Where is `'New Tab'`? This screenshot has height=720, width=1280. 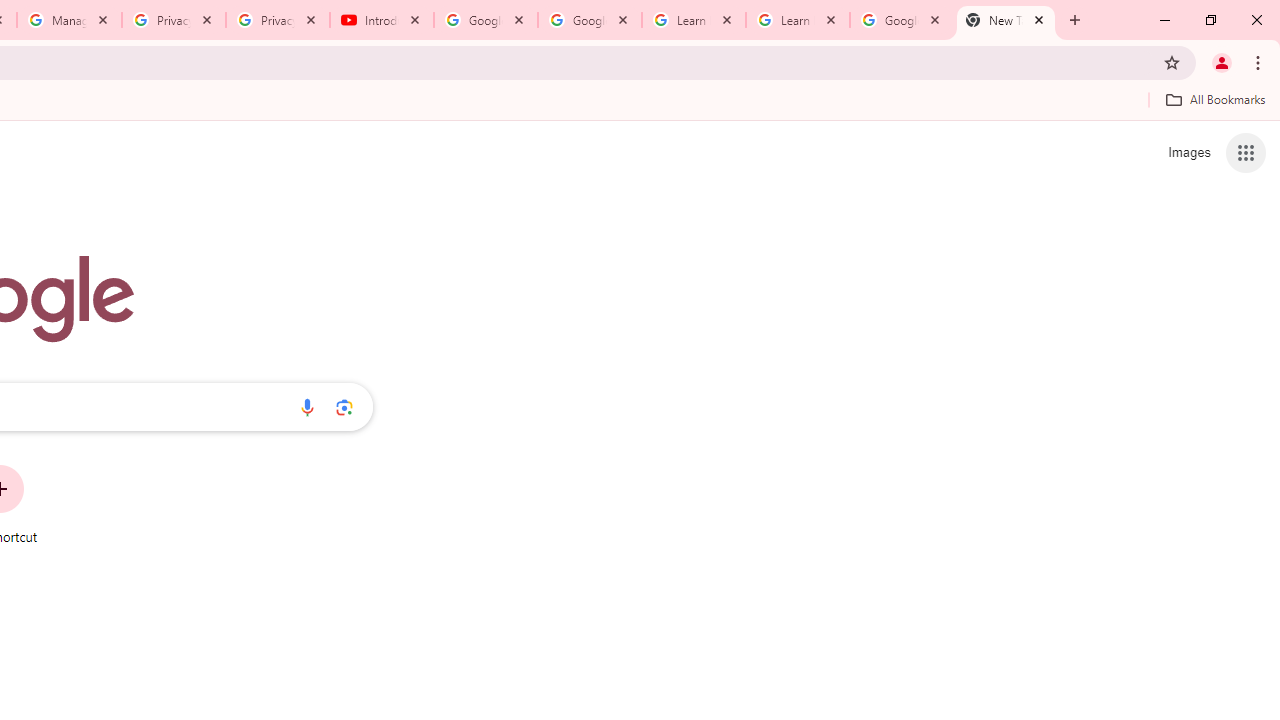
'New Tab' is located at coordinates (1006, 20).